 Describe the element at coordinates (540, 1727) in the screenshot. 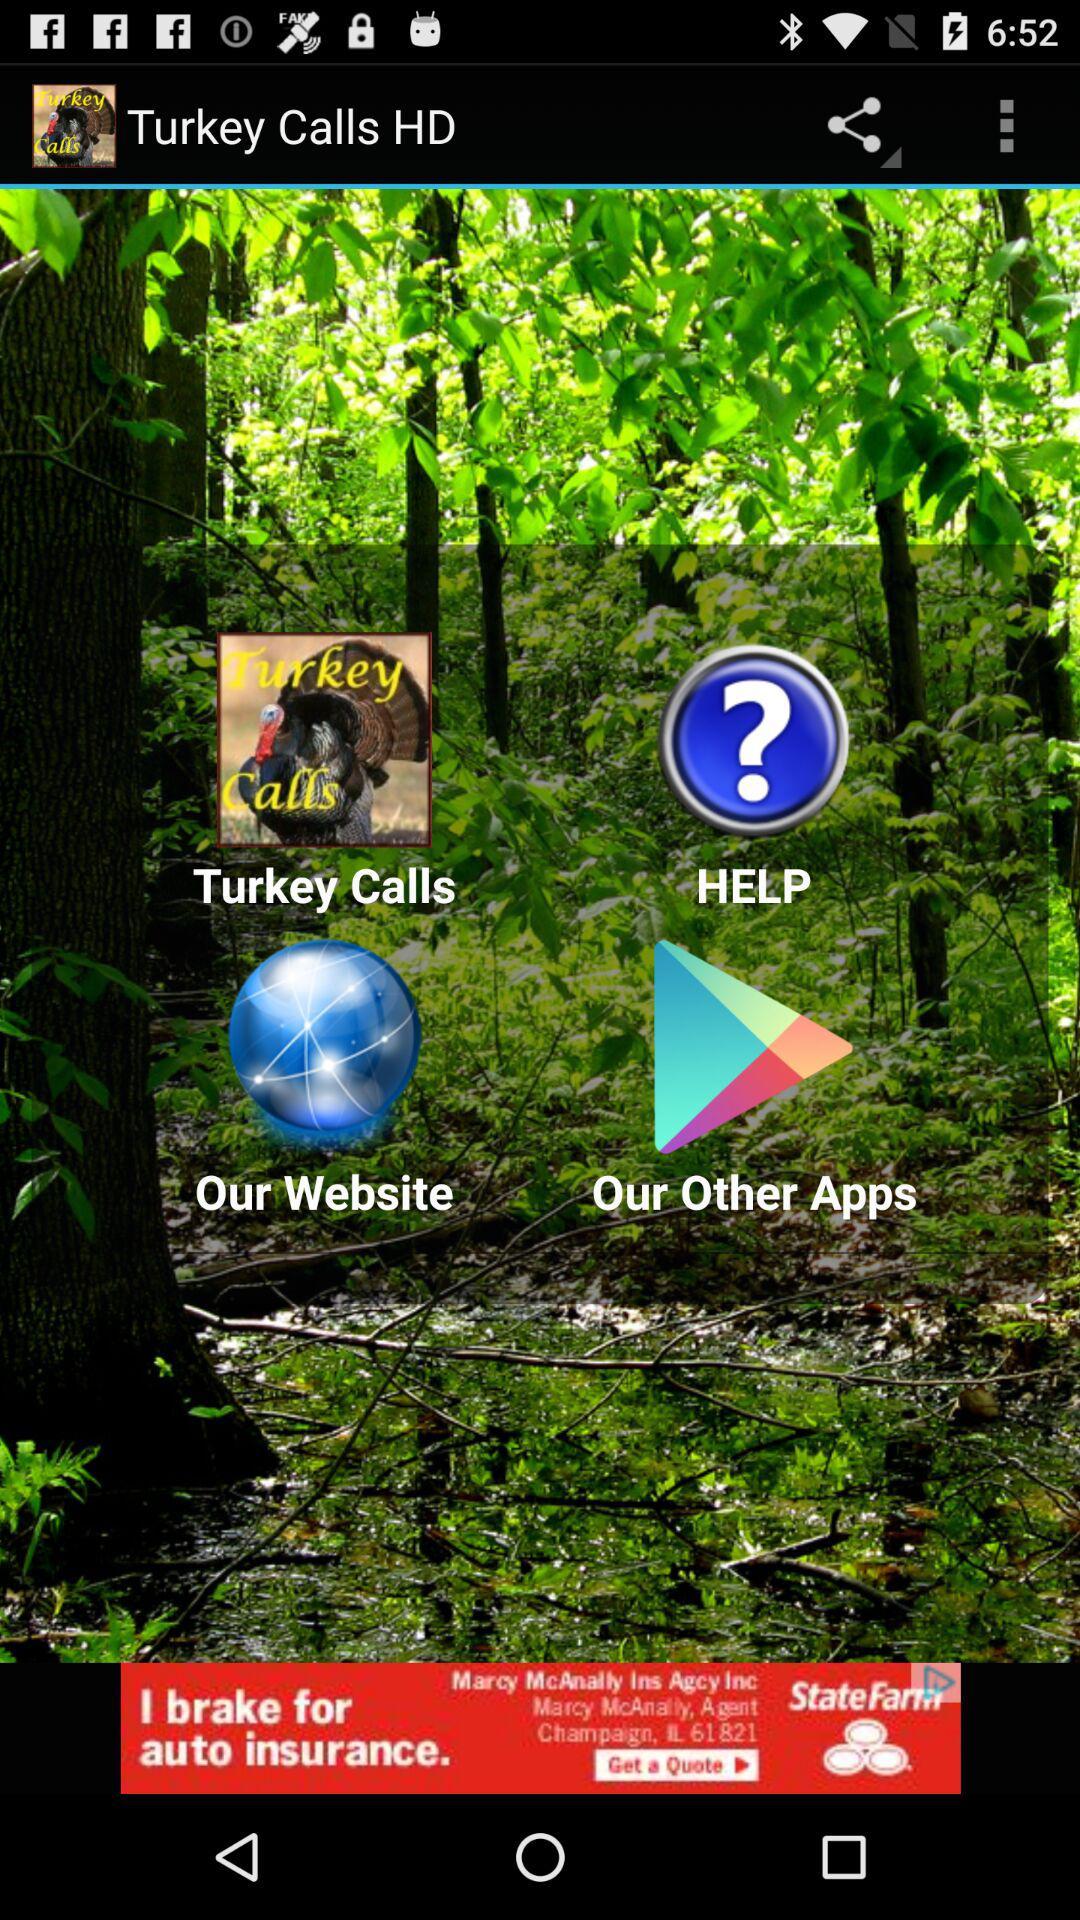

I see `lower advertisement bar` at that location.